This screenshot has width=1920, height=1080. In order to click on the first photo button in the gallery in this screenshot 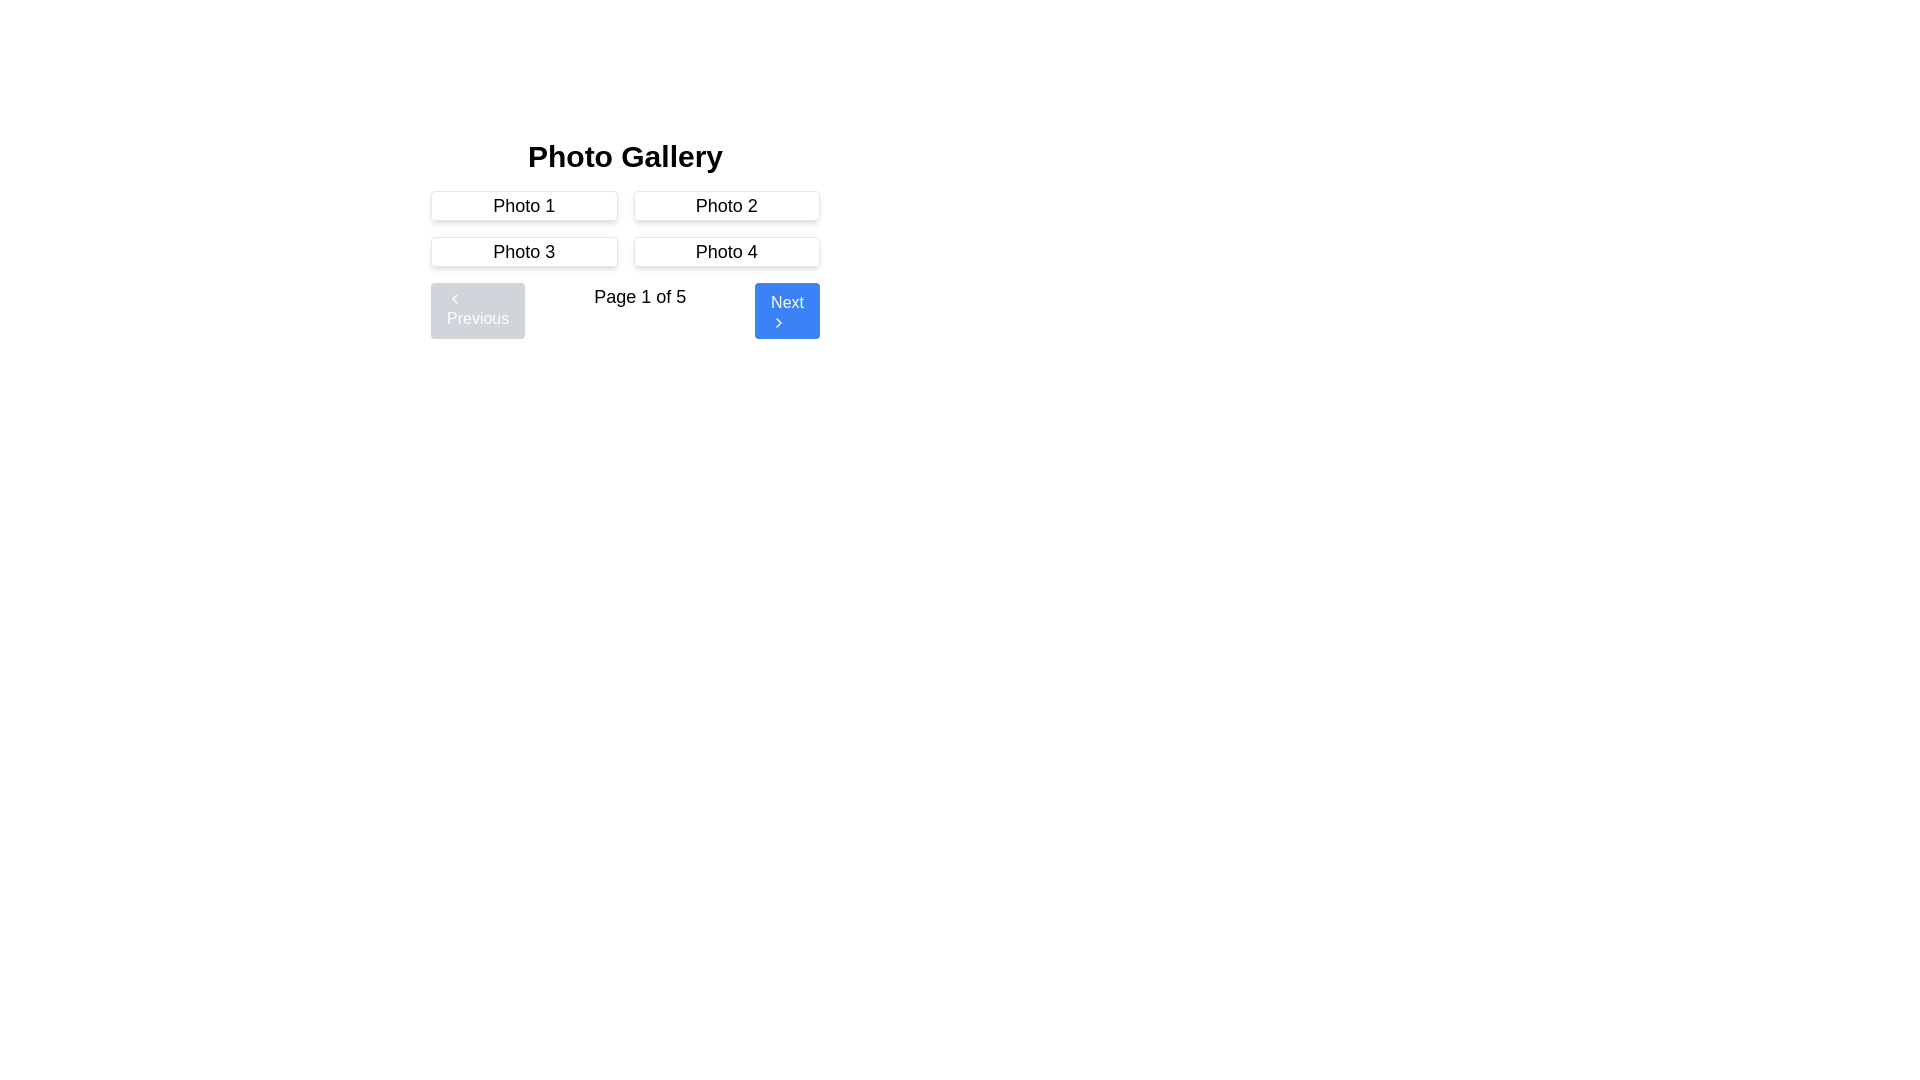, I will do `click(524, 205)`.